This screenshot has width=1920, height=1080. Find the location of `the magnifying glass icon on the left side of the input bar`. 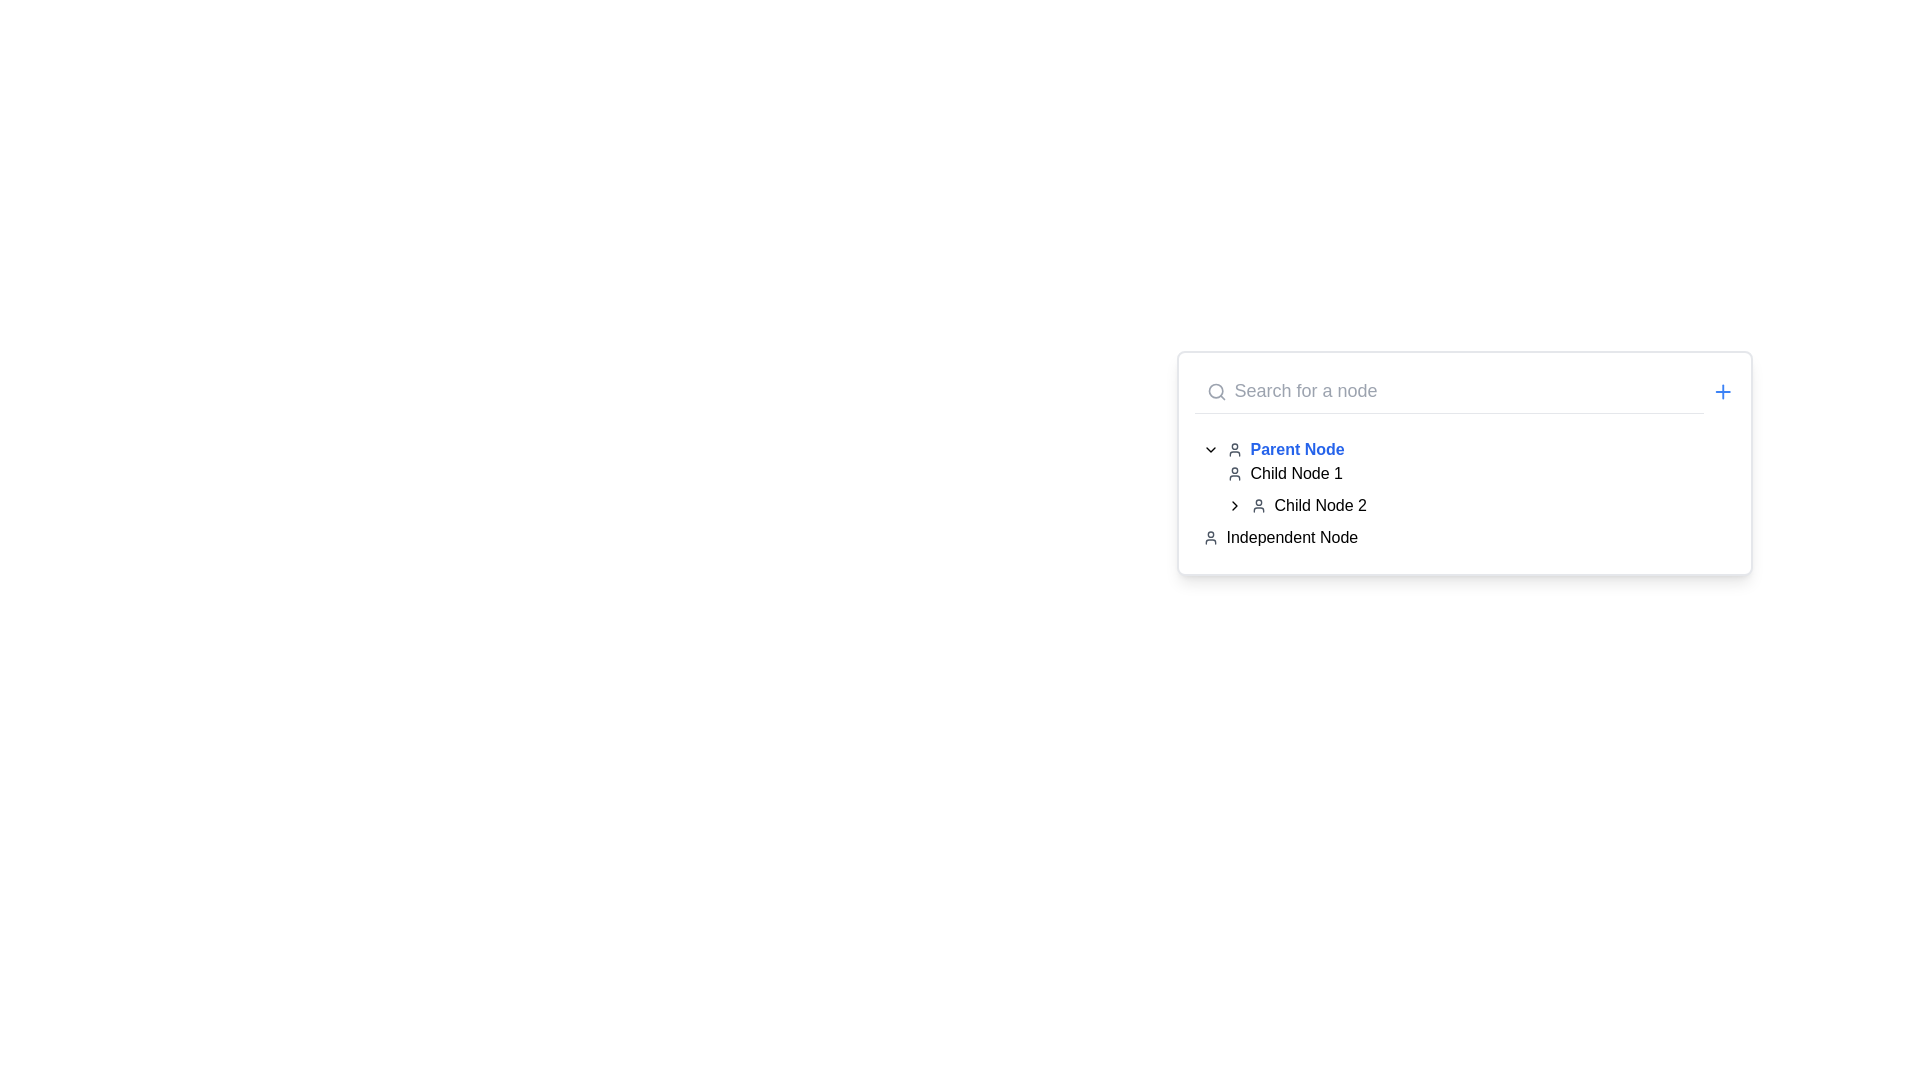

the magnifying glass icon on the left side of the input bar is located at coordinates (1215, 391).